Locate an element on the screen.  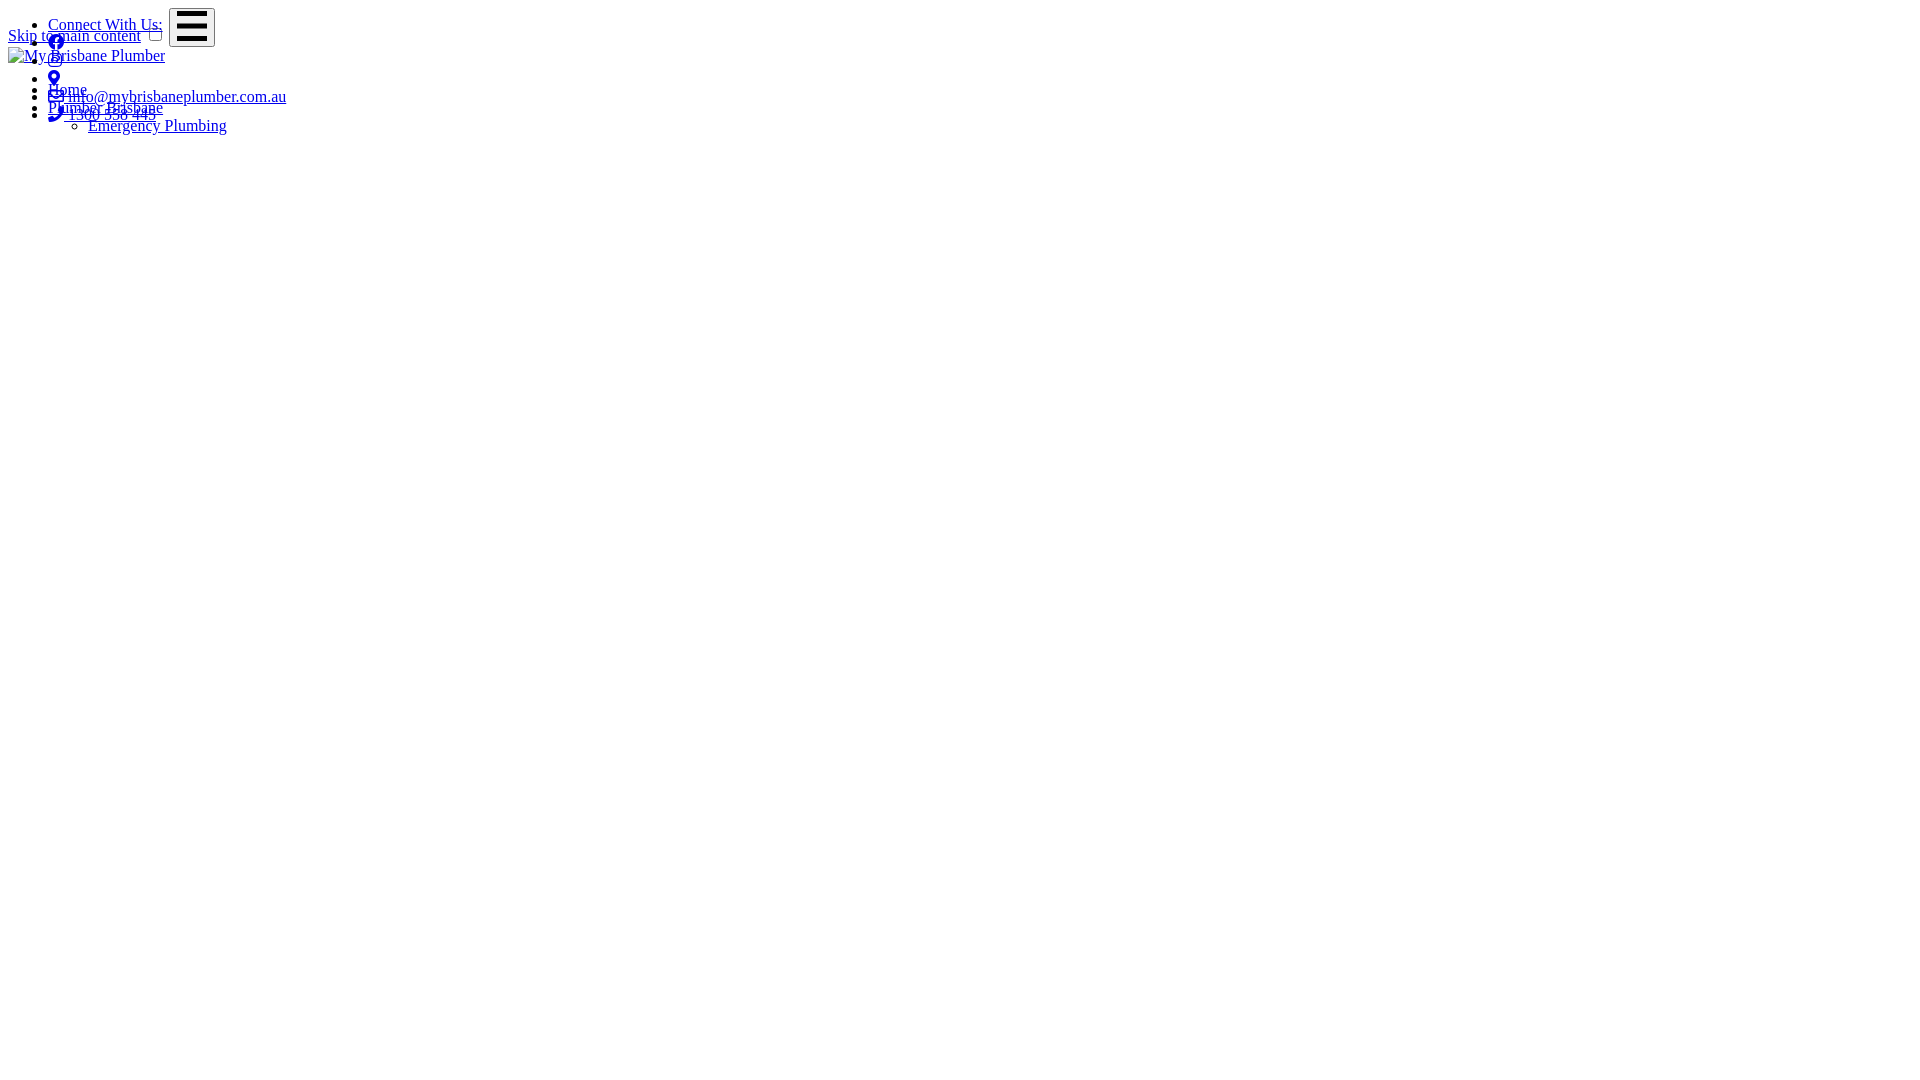
'Skip to main content' is located at coordinates (8, 35).